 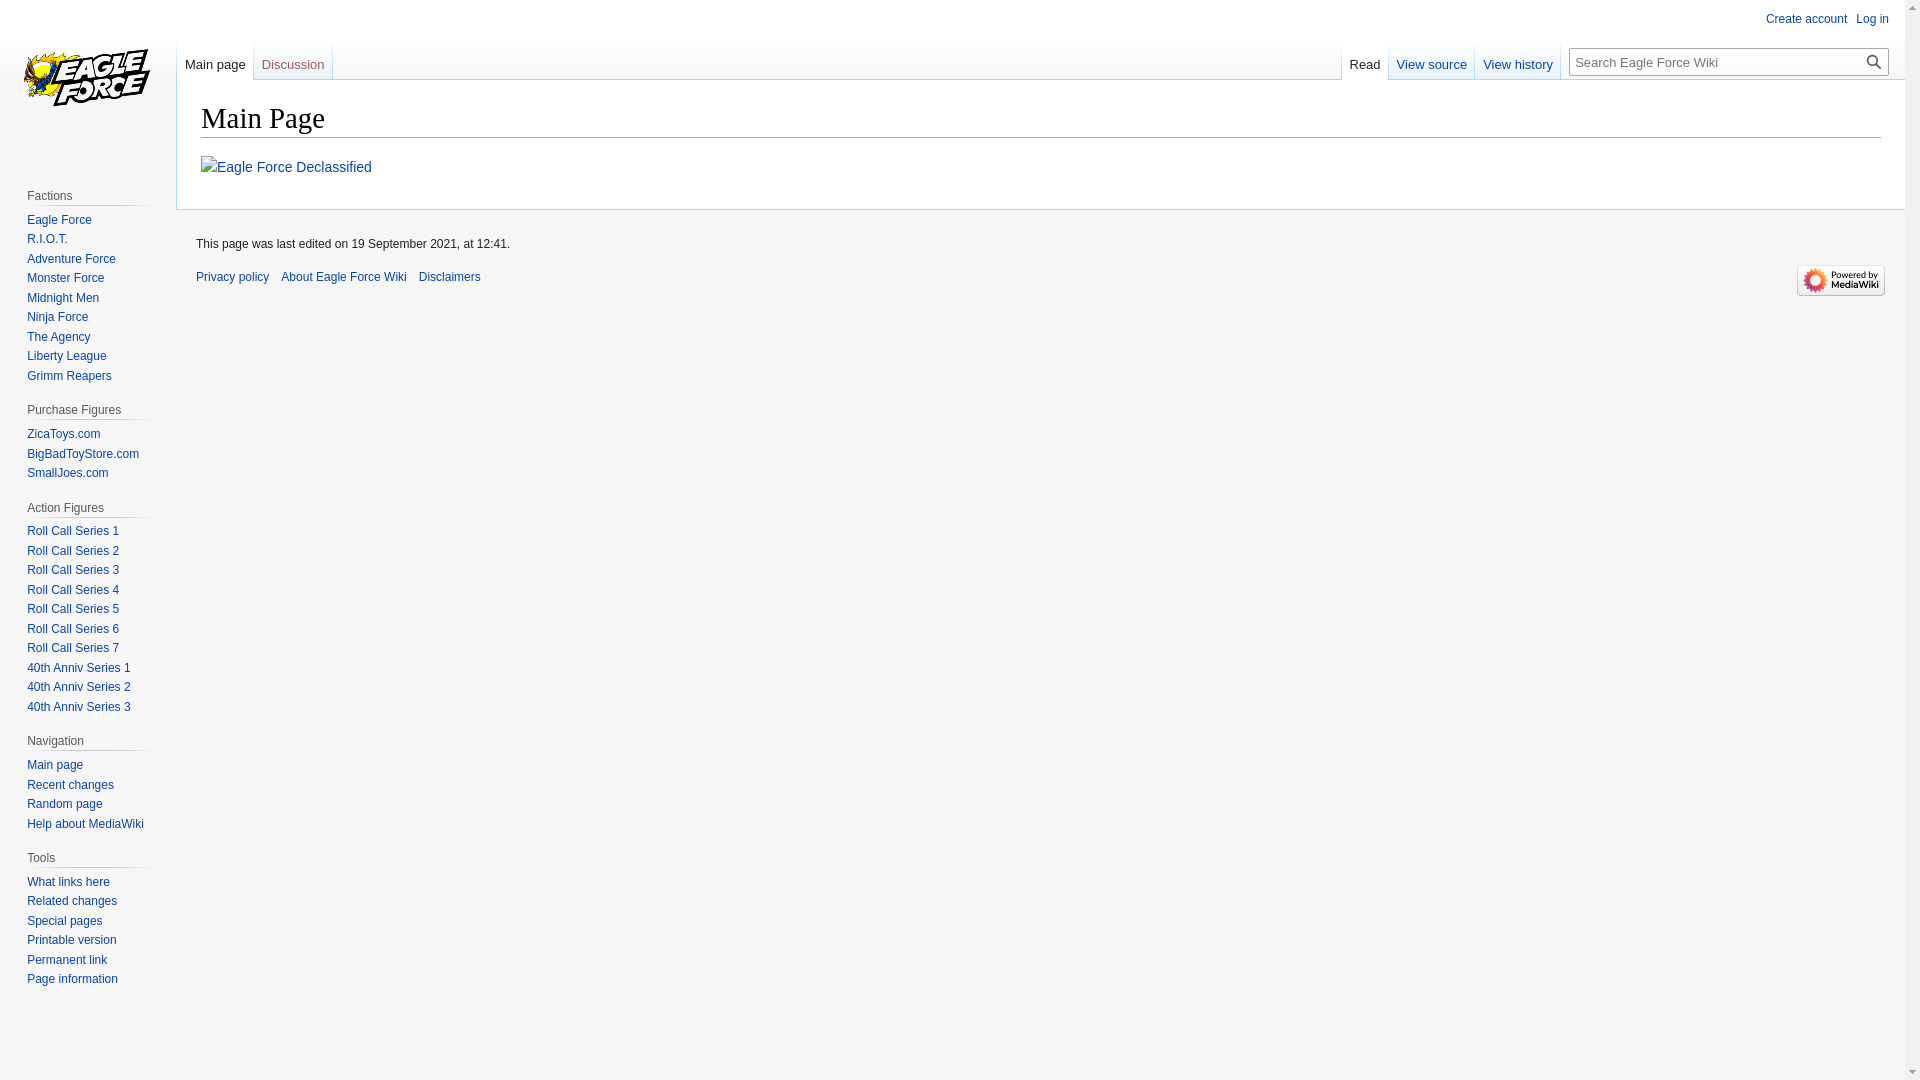 What do you see at coordinates (84, 824) in the screenshot?
I see `'Help about MediaWiki'` at bounding box center [84, 824].